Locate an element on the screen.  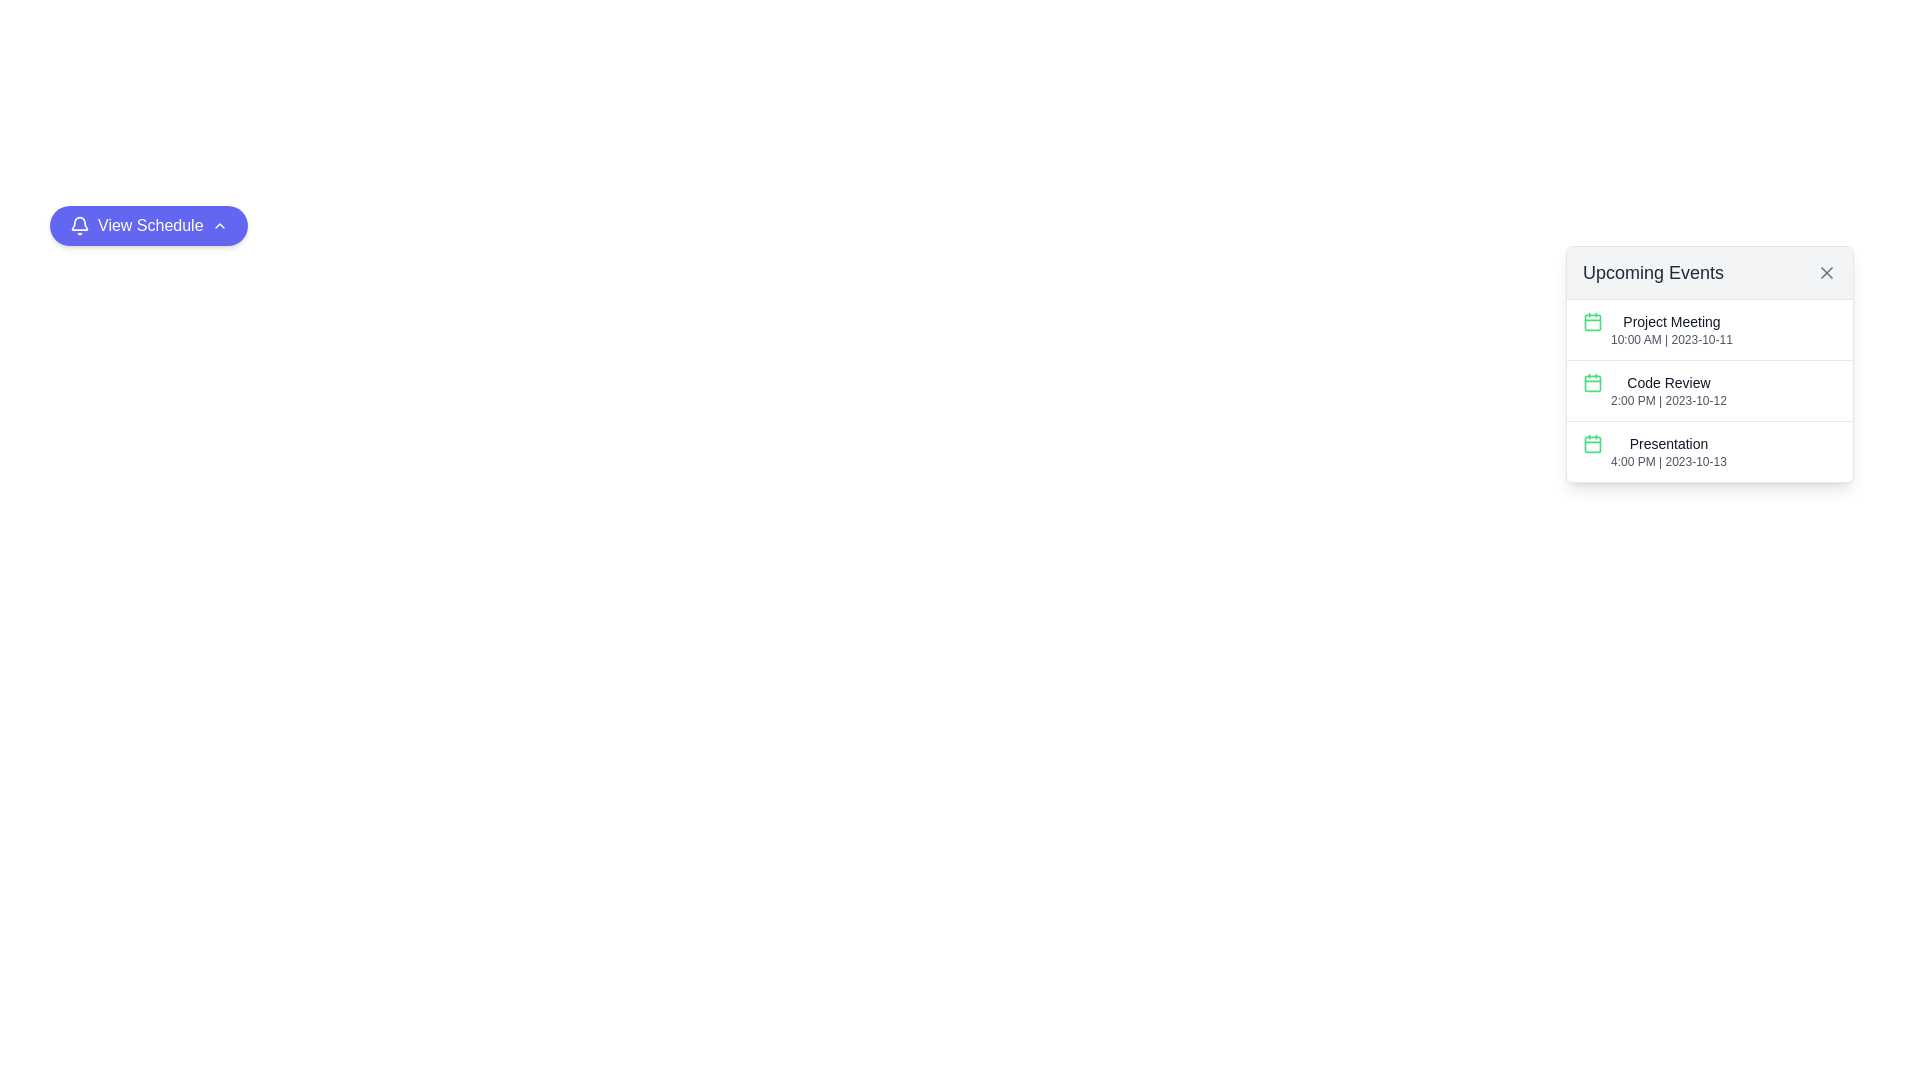
the notification bell icon, which is styled with a smooth outline and located to the left of the 'View Schedule' button is located at coordinates (80, 223).